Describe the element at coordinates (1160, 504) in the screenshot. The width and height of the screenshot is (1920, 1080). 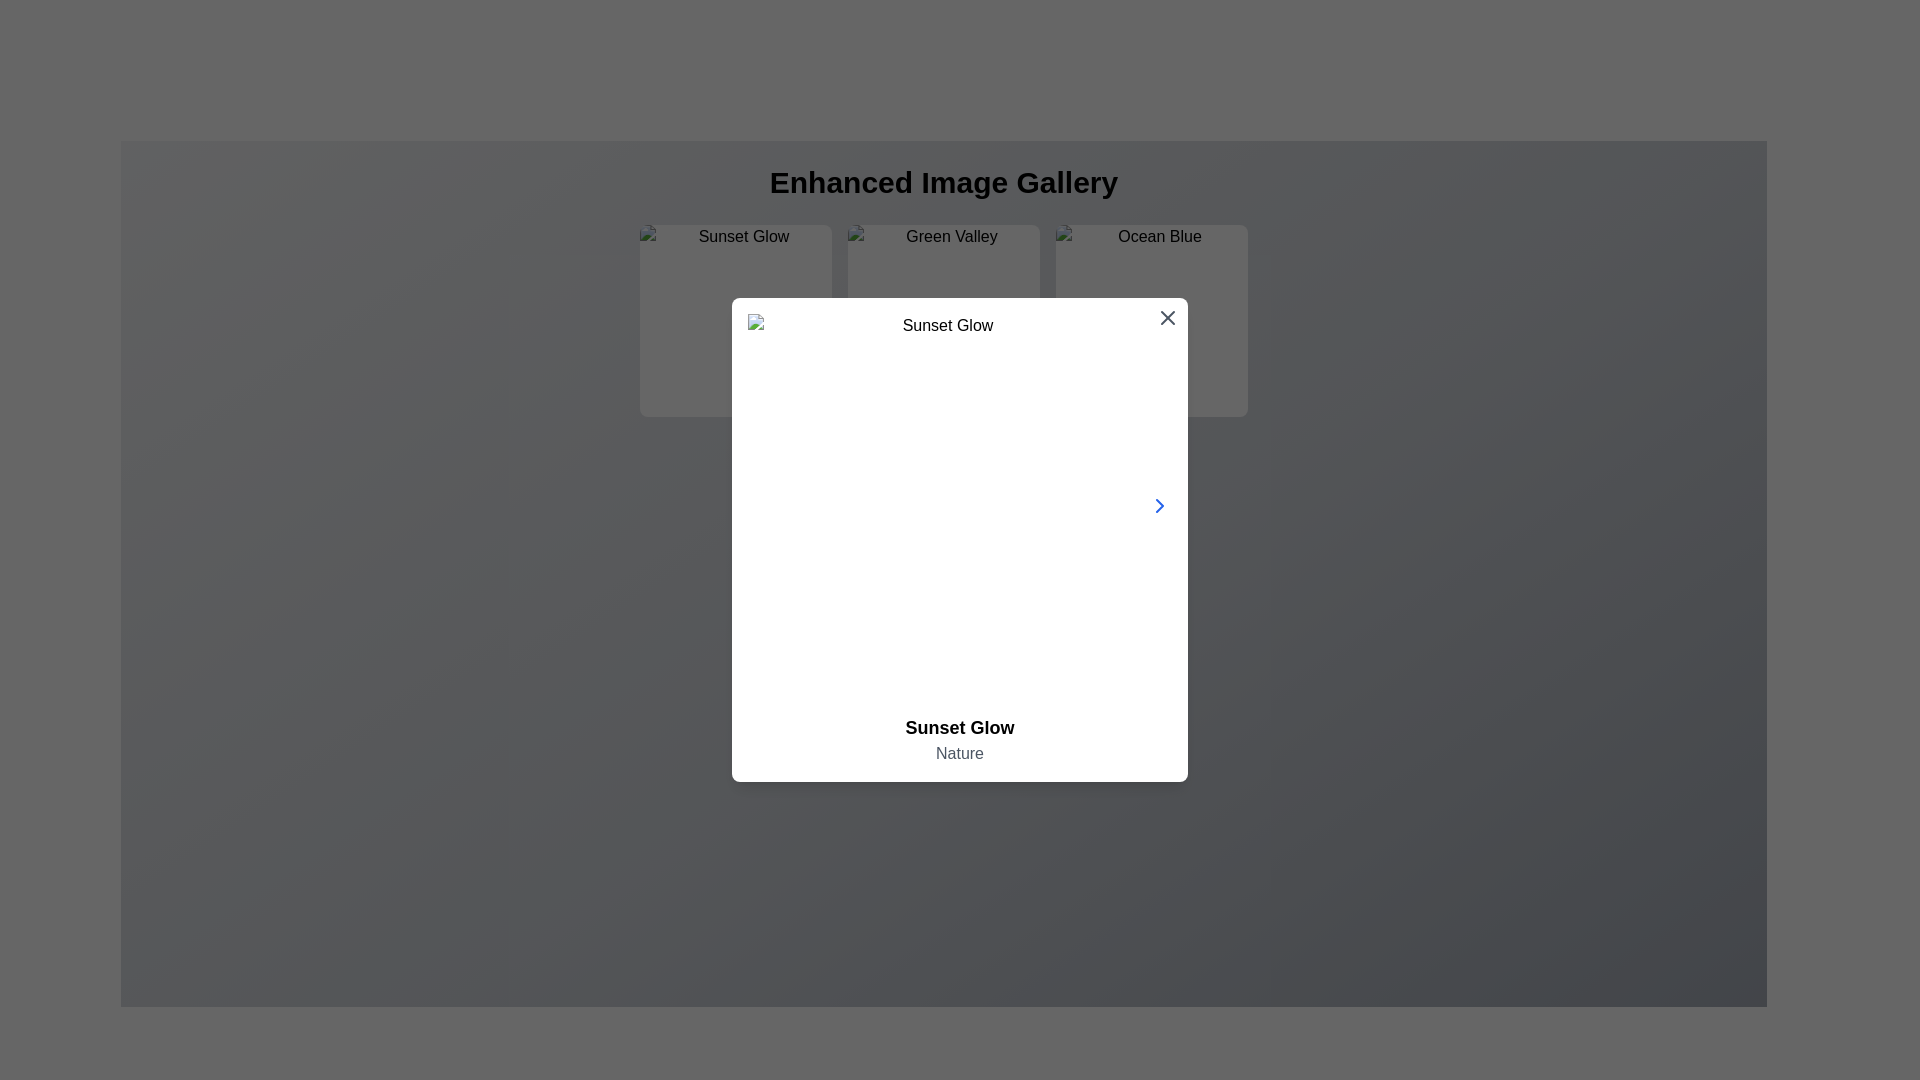
I see `the rightmost chevron icon on the right-hand side of the 'Sunset Glow' modal dialog` at that location.